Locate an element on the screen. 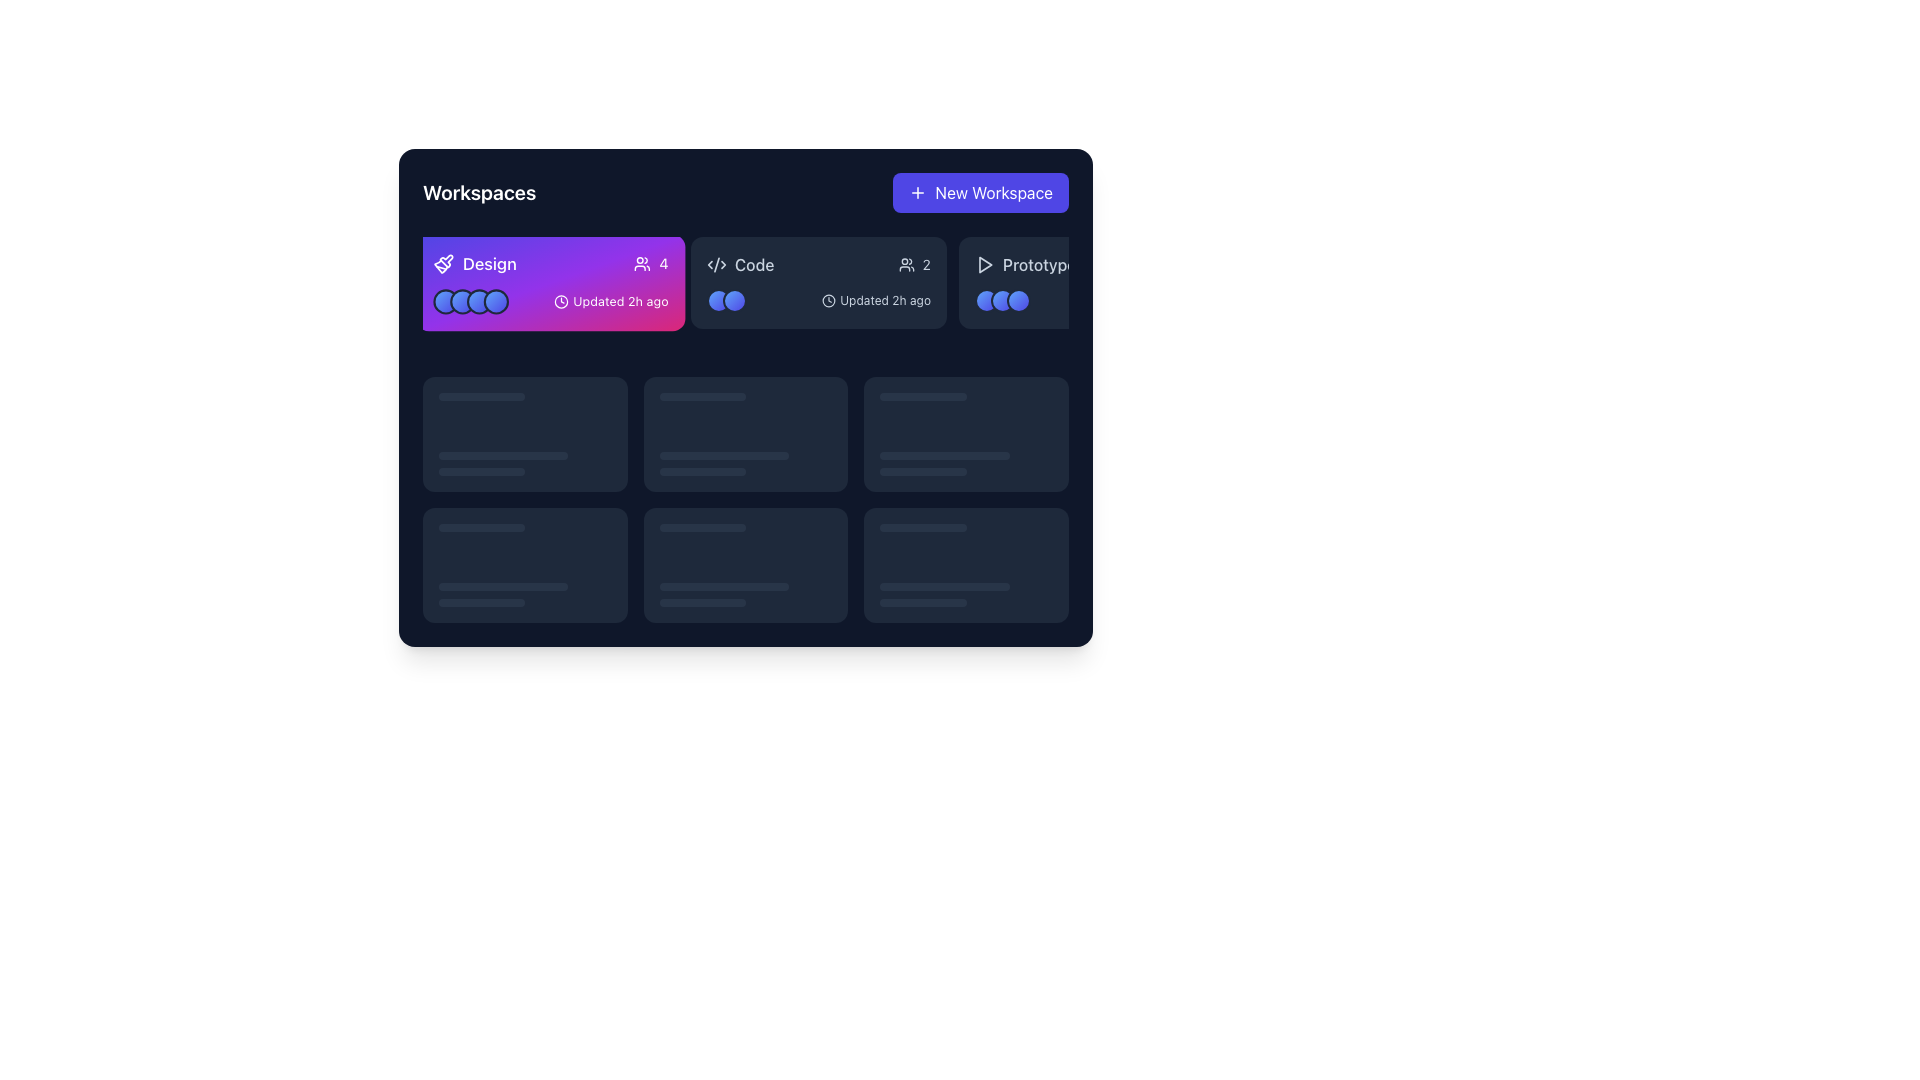 Image resolution: width=1920 pixels, height=1080 pixels. the second visual placeholder bar, which is a narrow rectangular horizontal bar with rounded ends, styled in dark slate-gray, located in the middle-right section of the main interface is located at coordinates (922, 472).